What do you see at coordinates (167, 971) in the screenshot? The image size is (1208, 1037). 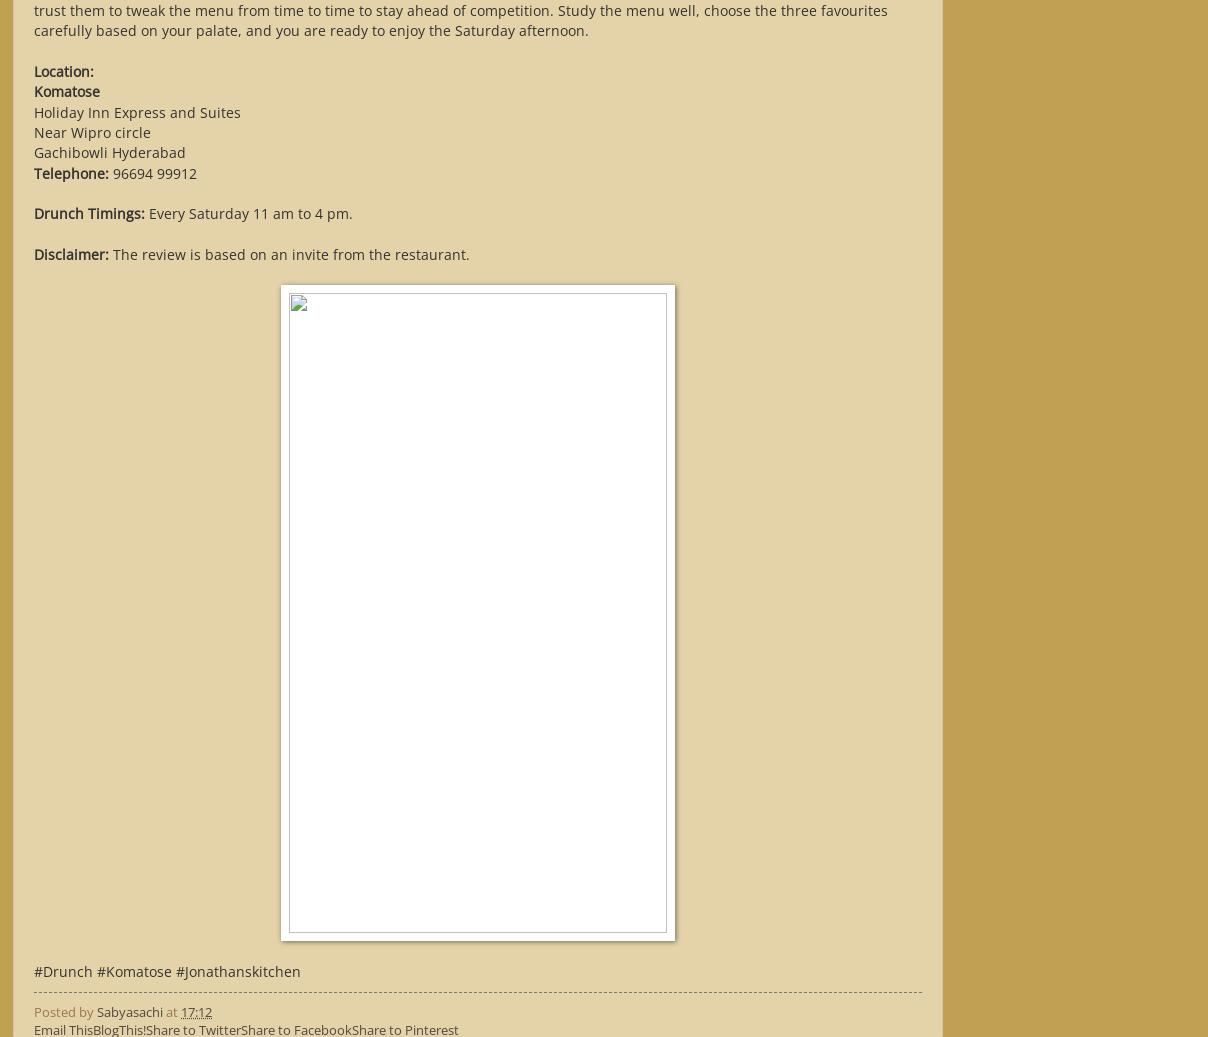 I see `'#Drunch #Komatose #Jonathanskitchen'` at bounding box center [167, 971].